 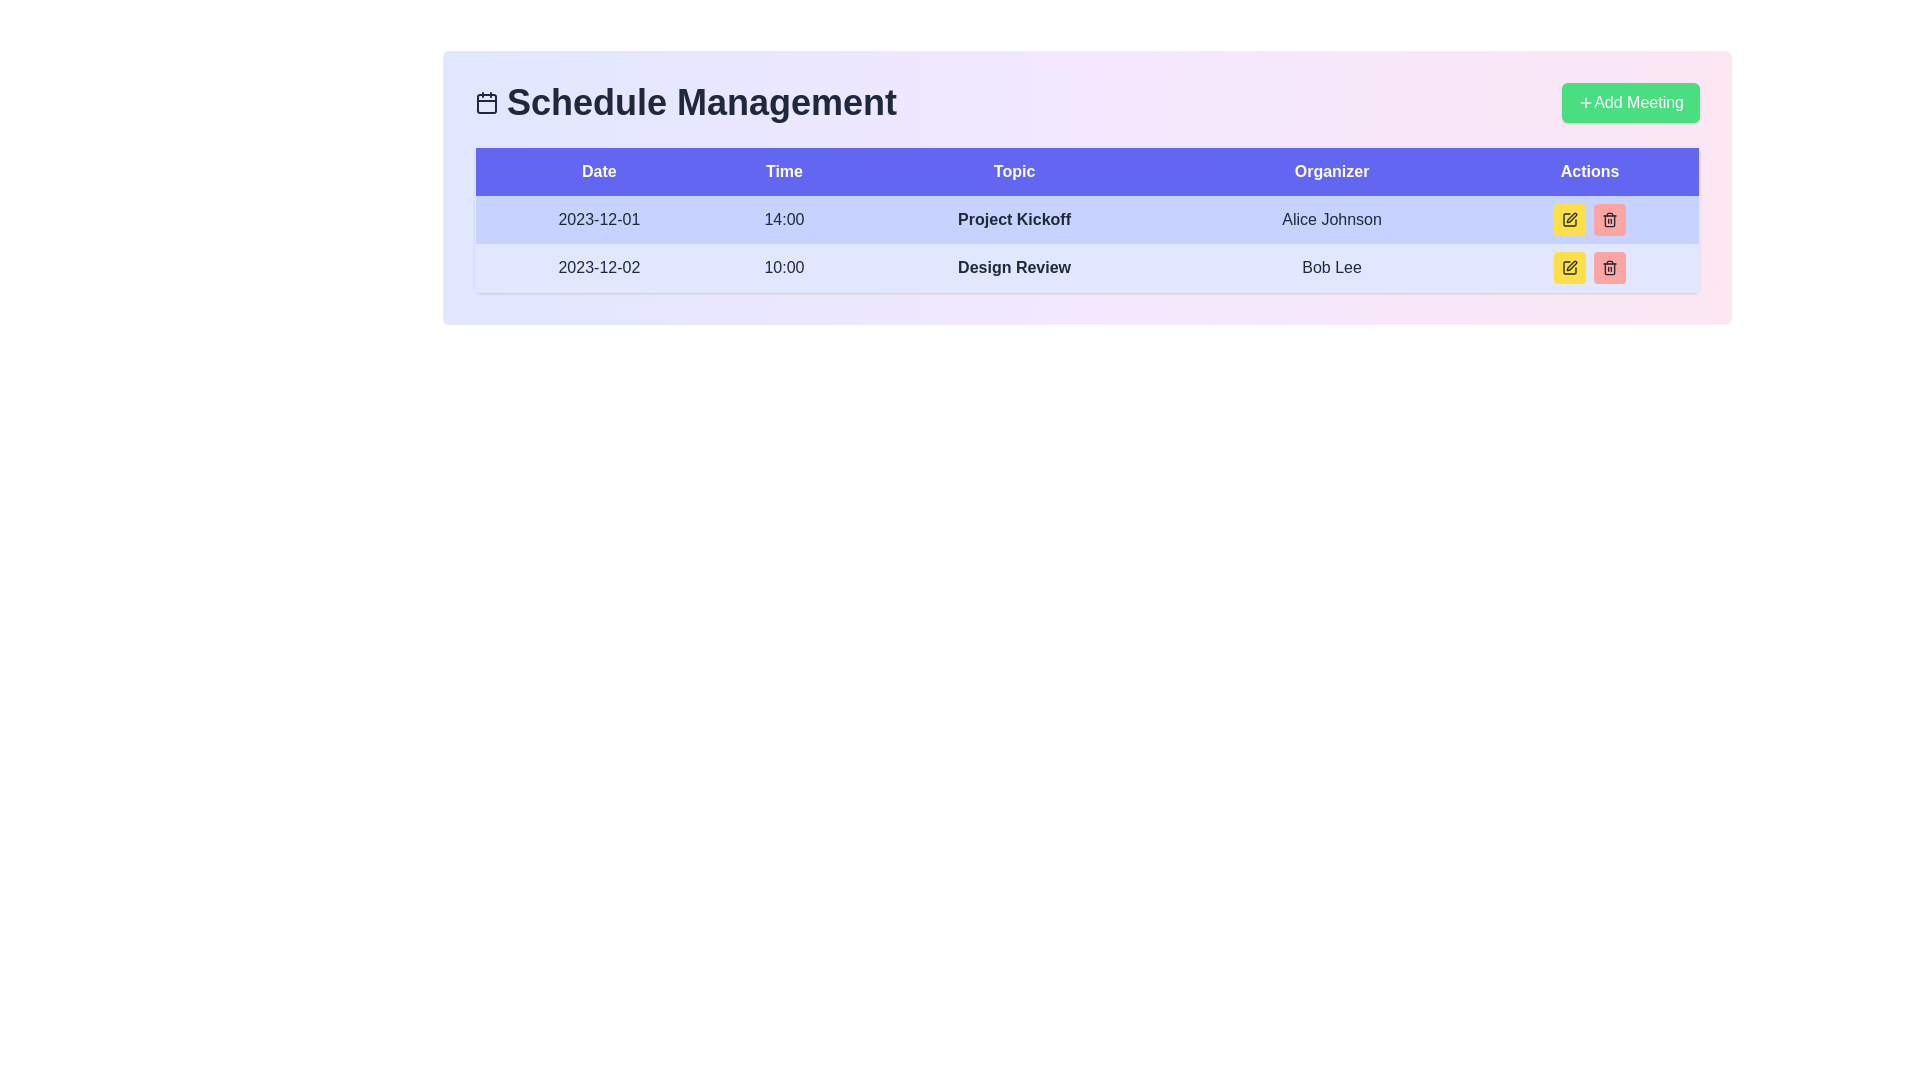 What do you see at coordinates (1014, 170) in the screenshot?
I see `the third column header of the table, which serves as a descriptive label for topics, located between the 'Time' and 'Organizer' column headers` at bounding box center [1014, 170].